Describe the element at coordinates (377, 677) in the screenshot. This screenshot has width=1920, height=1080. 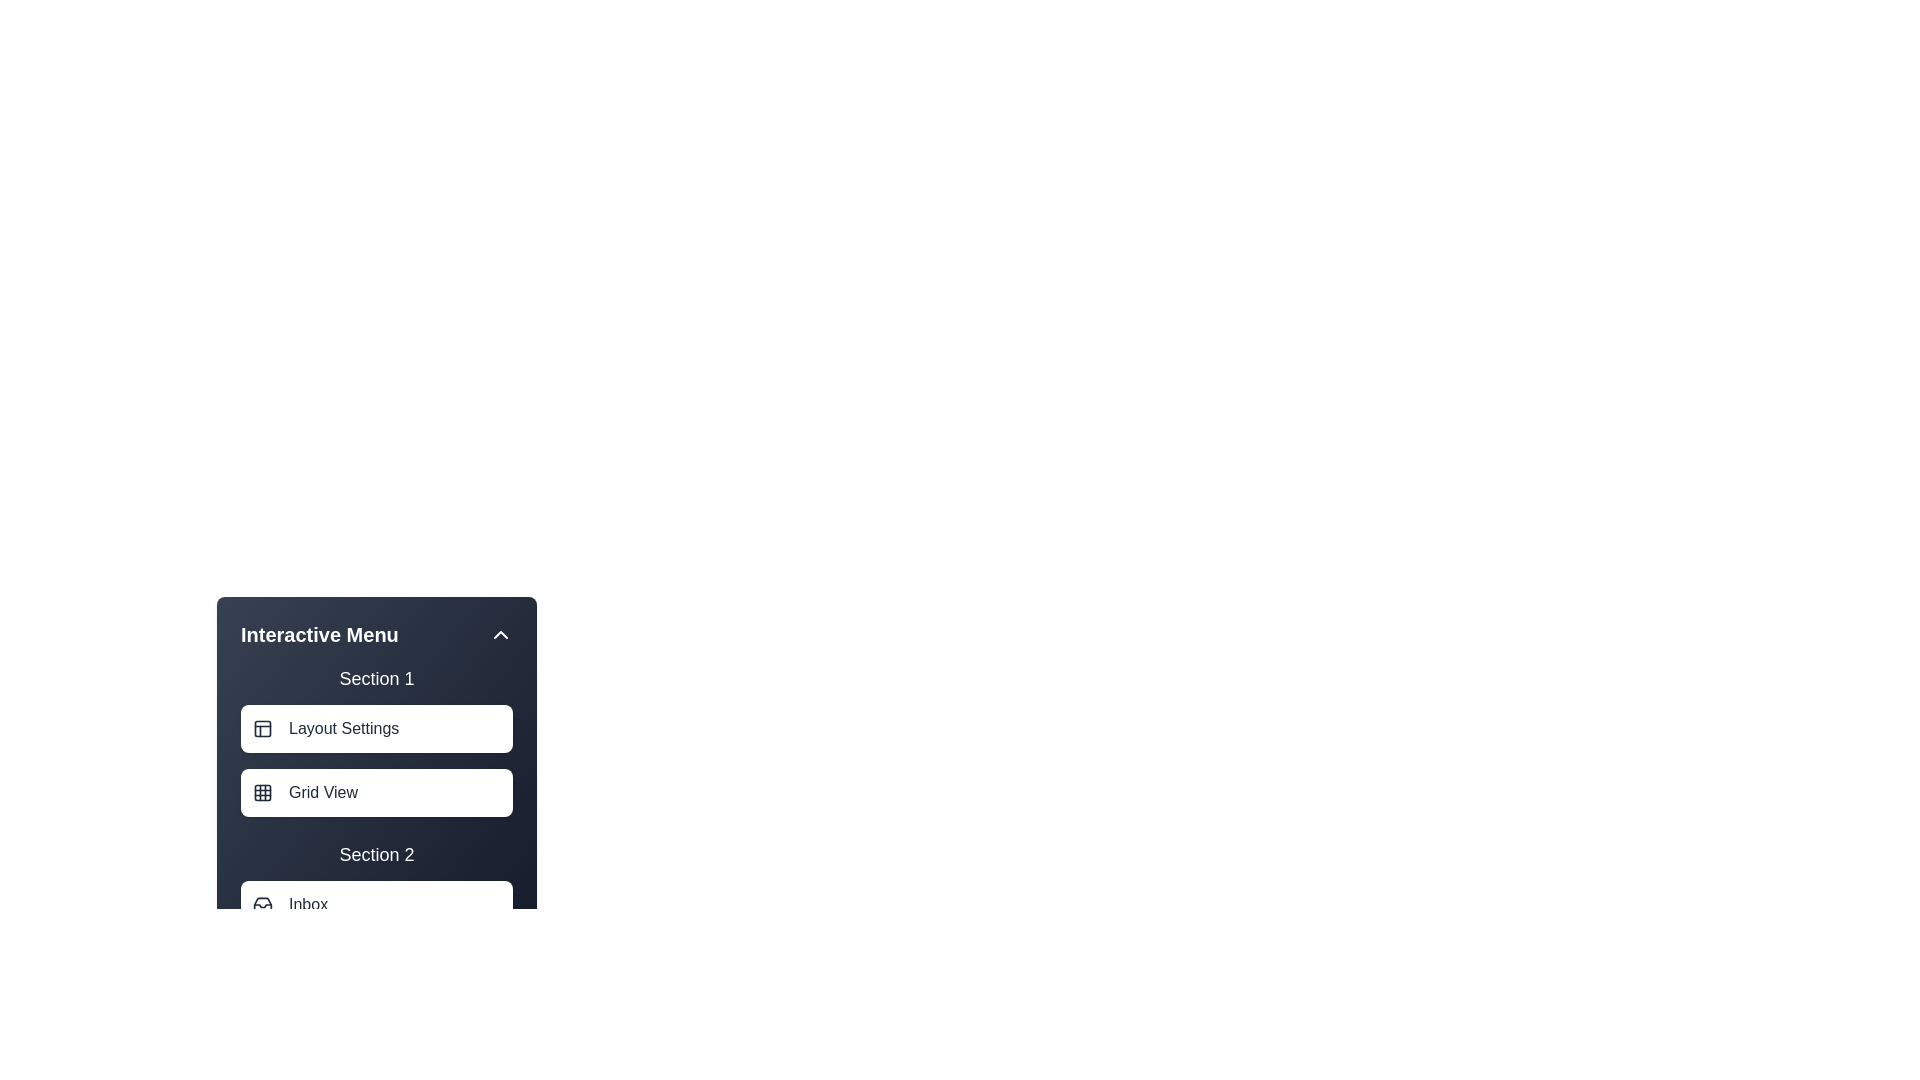
I see `the header Section 1 for observation` at that location.